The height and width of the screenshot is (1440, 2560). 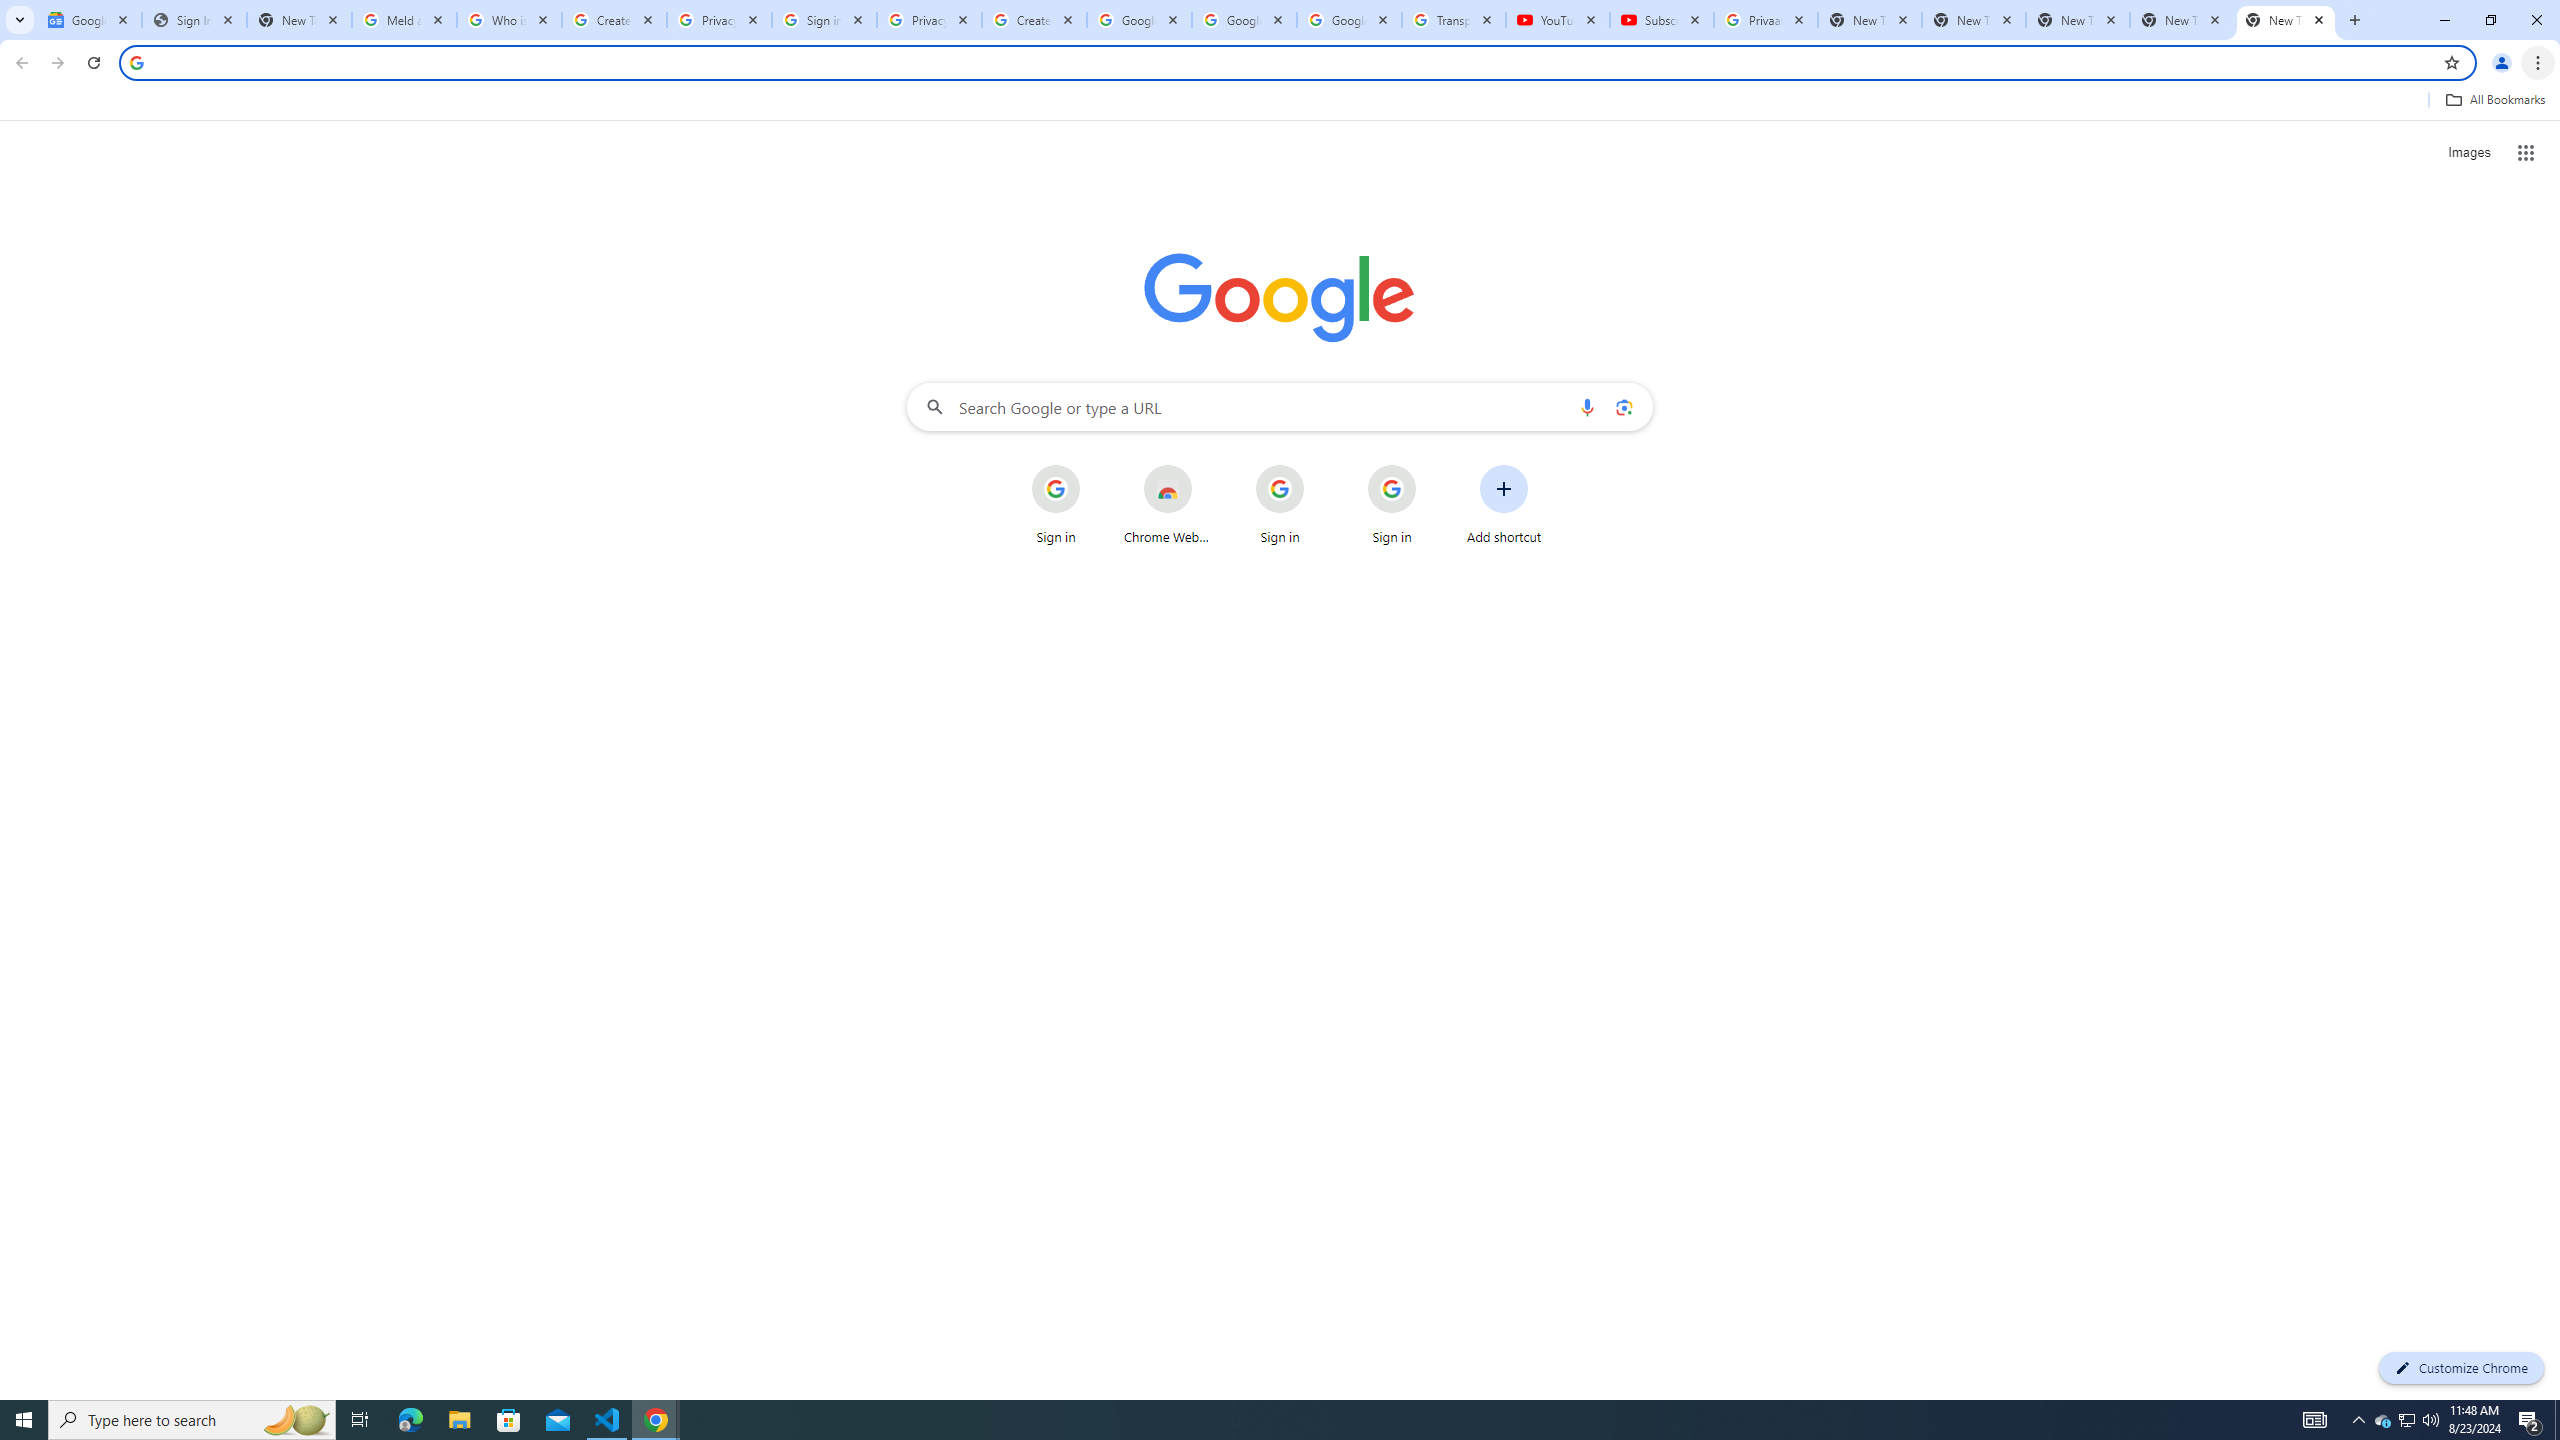 What do you see at coordinates (193, 19) in the screenshot?
I see `'Sign In - USA TODAY'` at bounding box center [193, 19].